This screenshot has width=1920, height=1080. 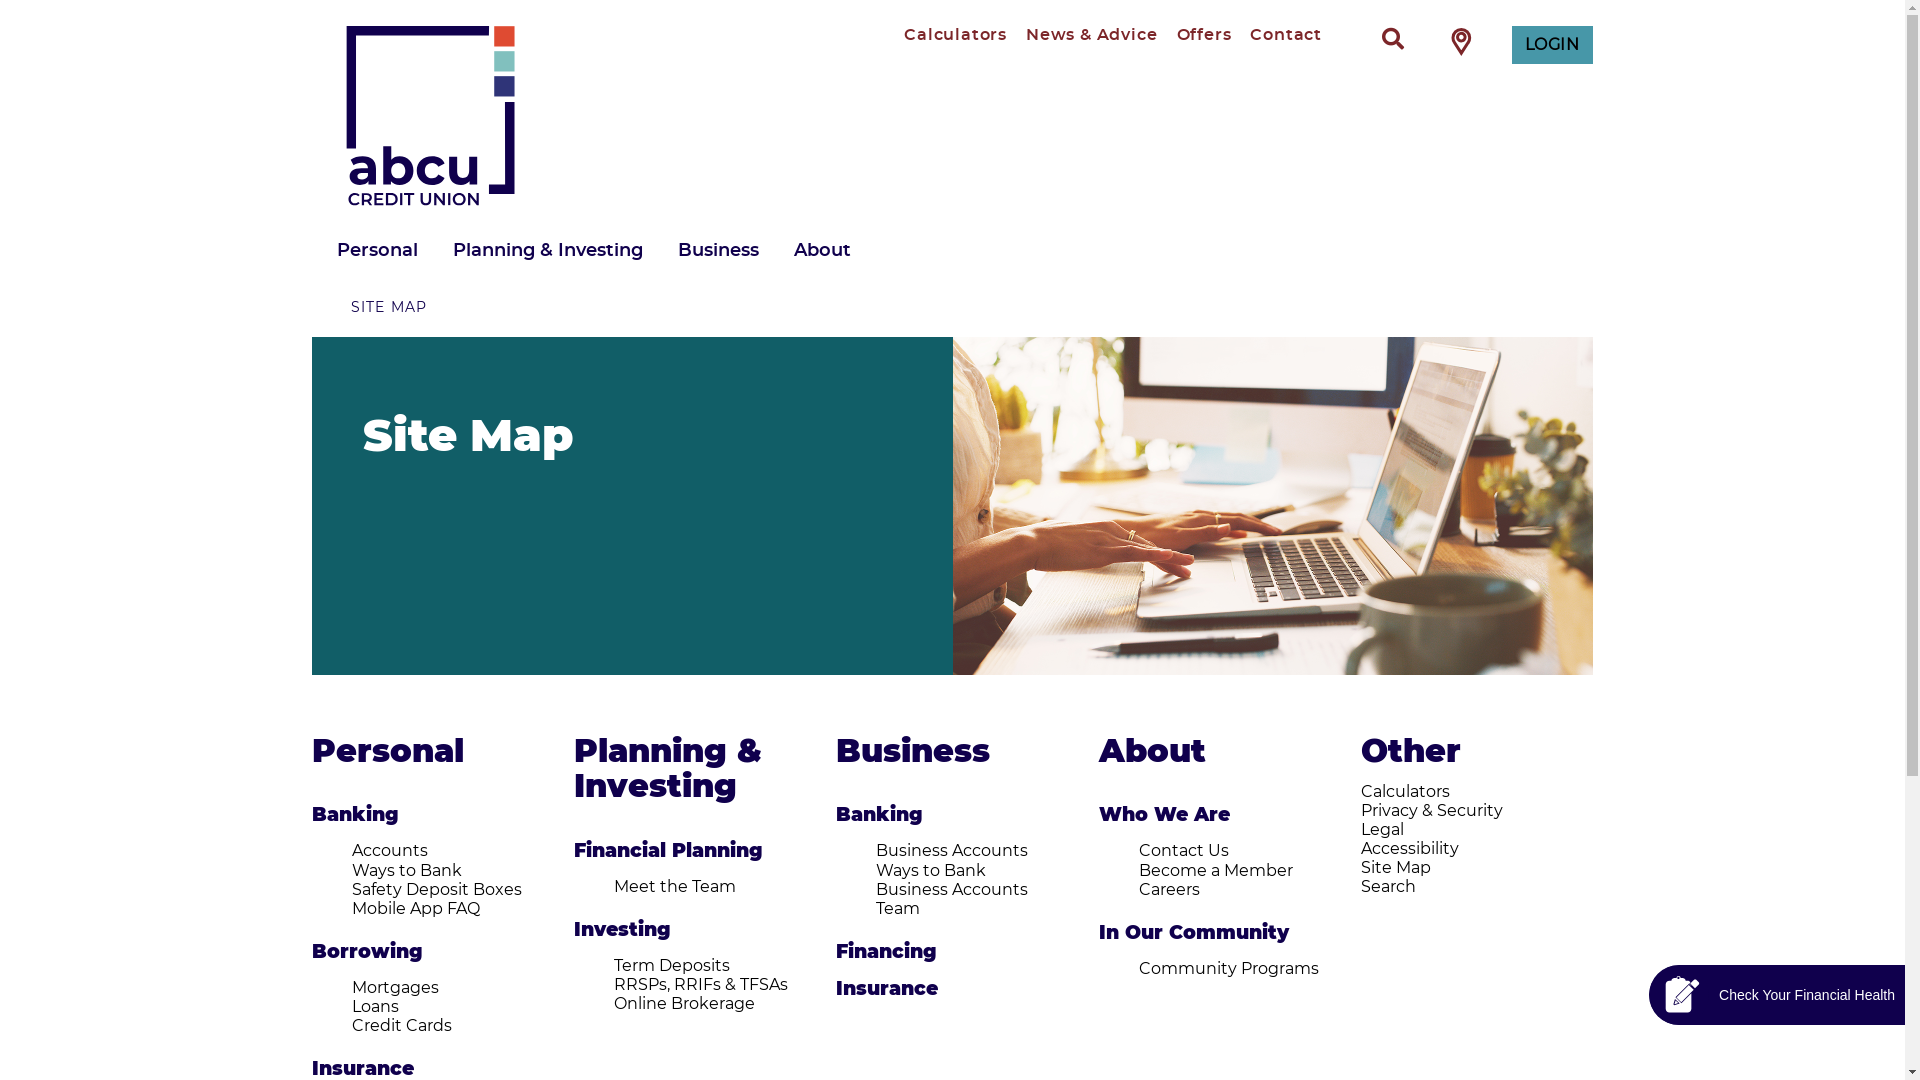 What do you see at coordinates (351, 870) in the screenshot?
I see `'Ways to Bank'` at bounding box center [351, 870].